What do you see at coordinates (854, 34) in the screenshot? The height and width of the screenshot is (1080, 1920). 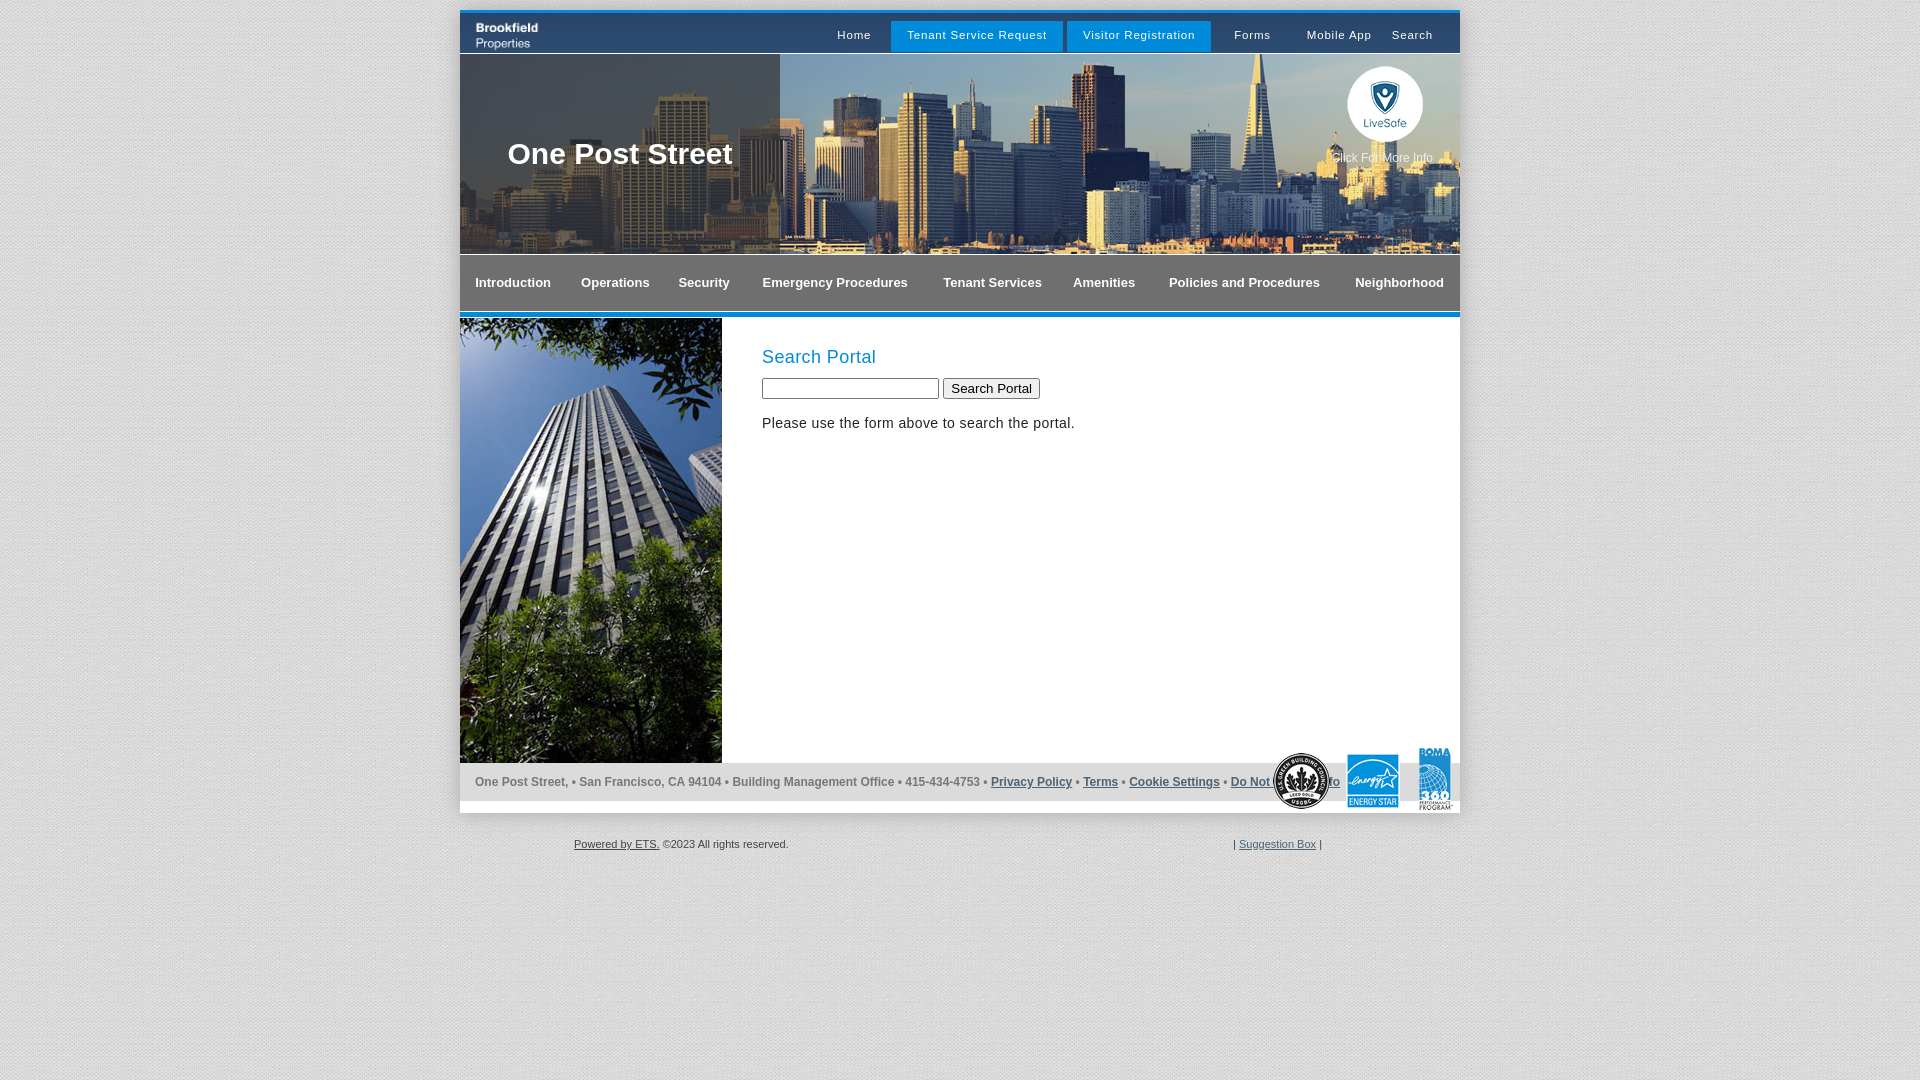 I see `'Home'` at bounding box center [854, 34].